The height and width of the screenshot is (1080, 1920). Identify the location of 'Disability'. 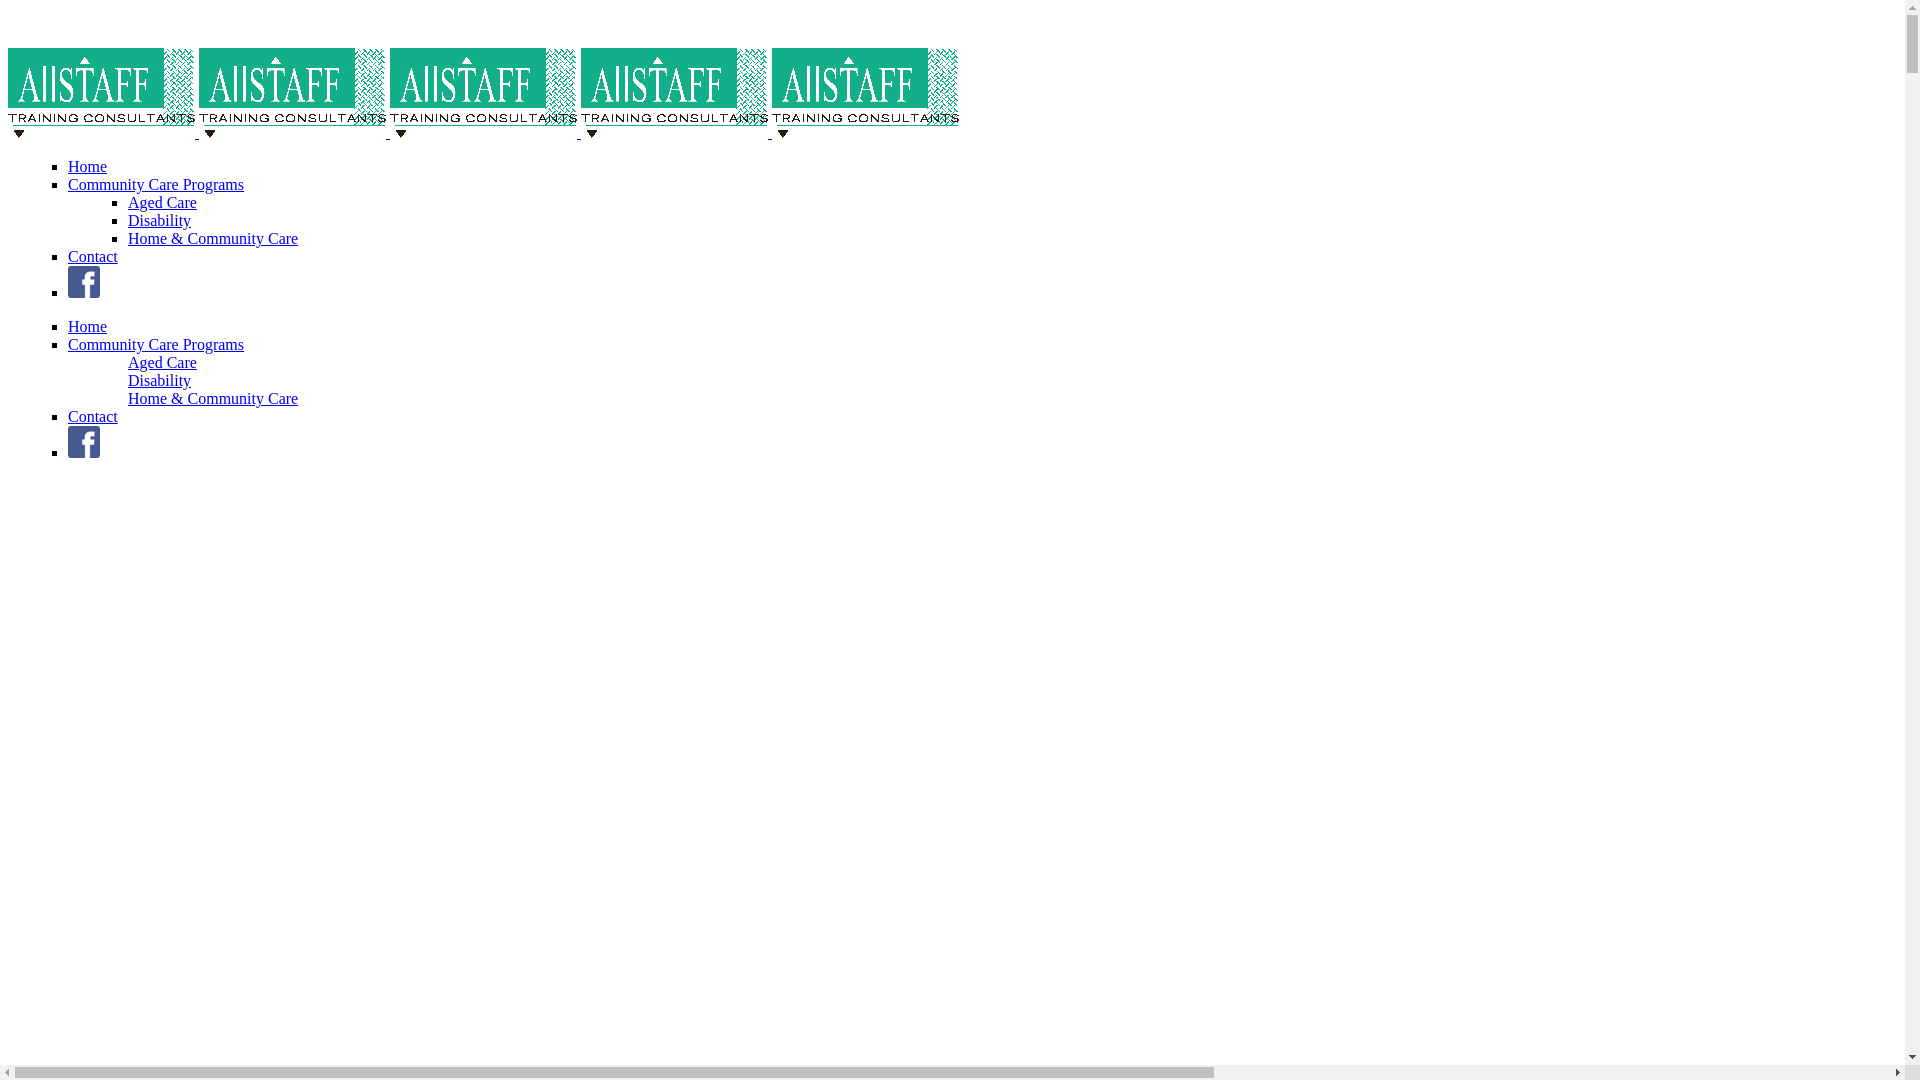
(158, 220).